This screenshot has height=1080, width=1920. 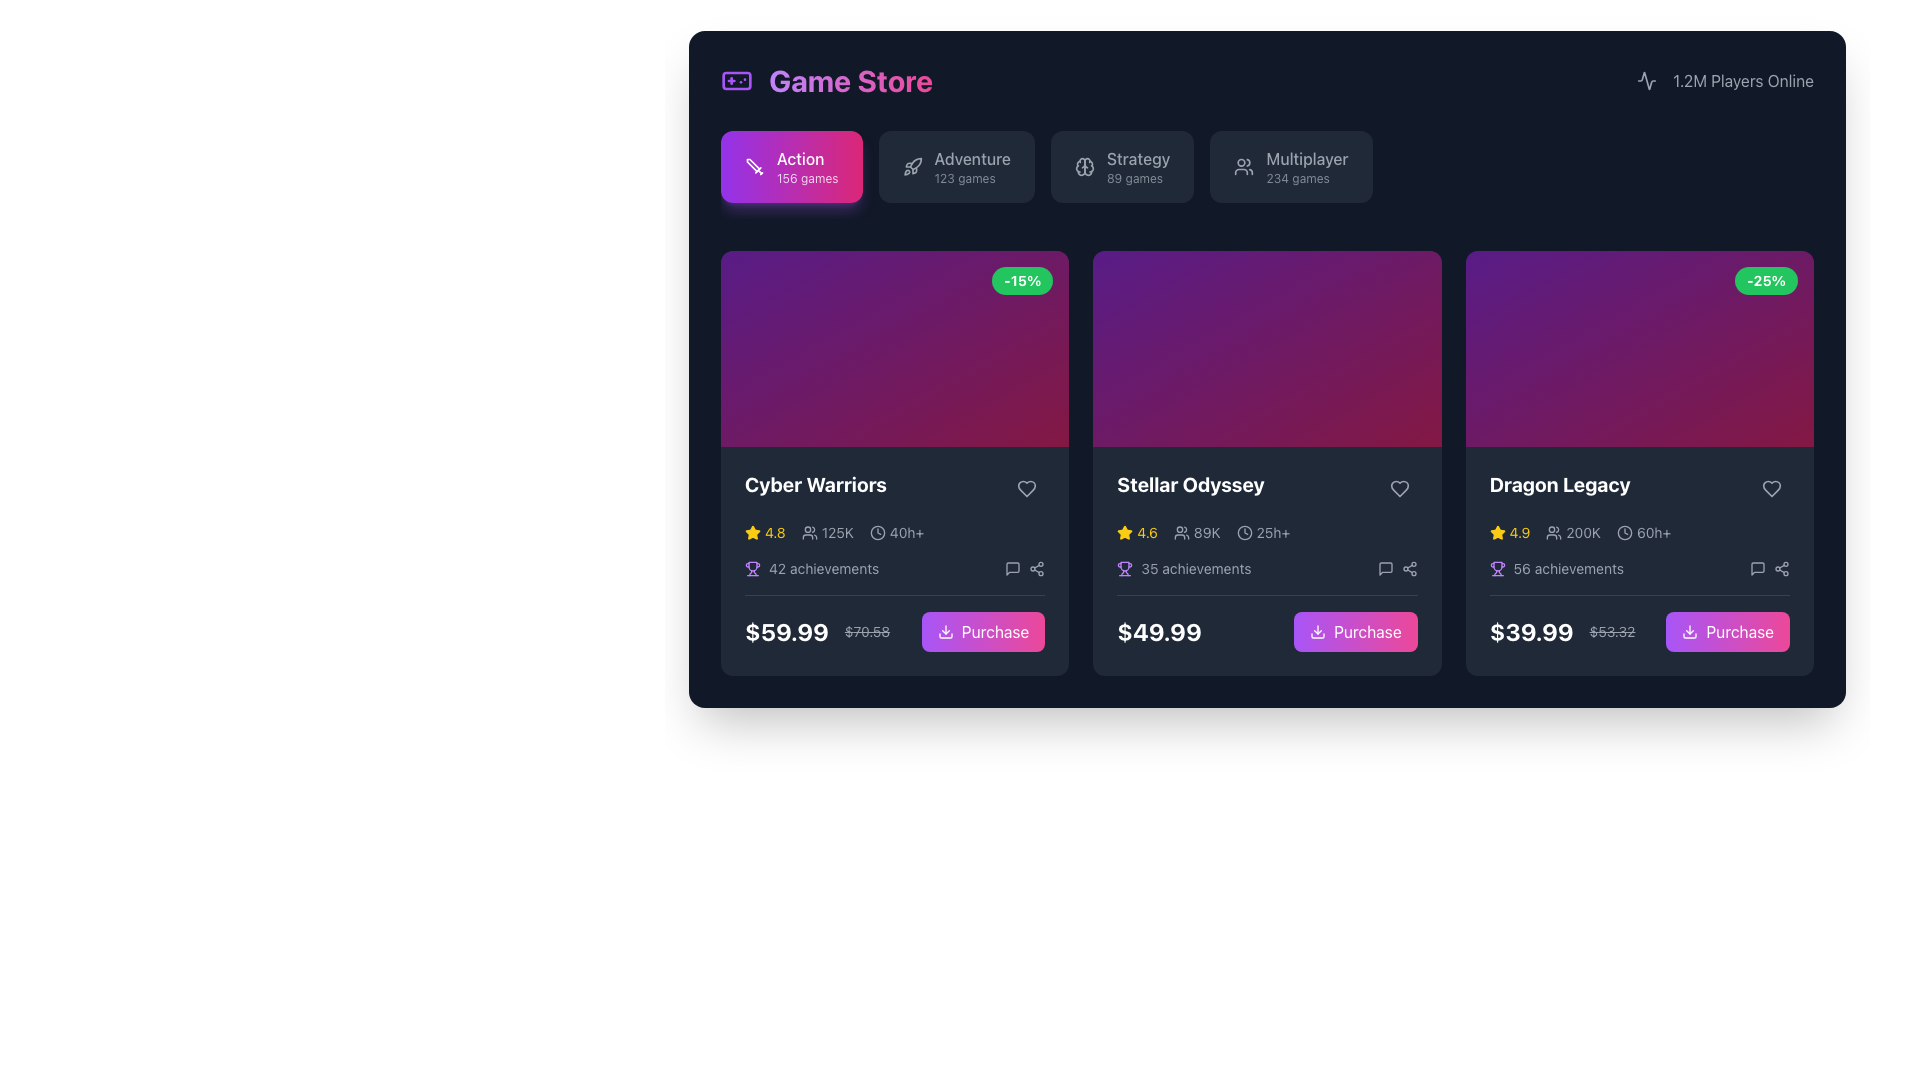 I want to click on the Decorative banner featuring a gradient background from purple to pink with a green '-15%' badge at the top-right corner, located in the top section of the 'Cyber Warriors' card, so click(x=894, y=347).